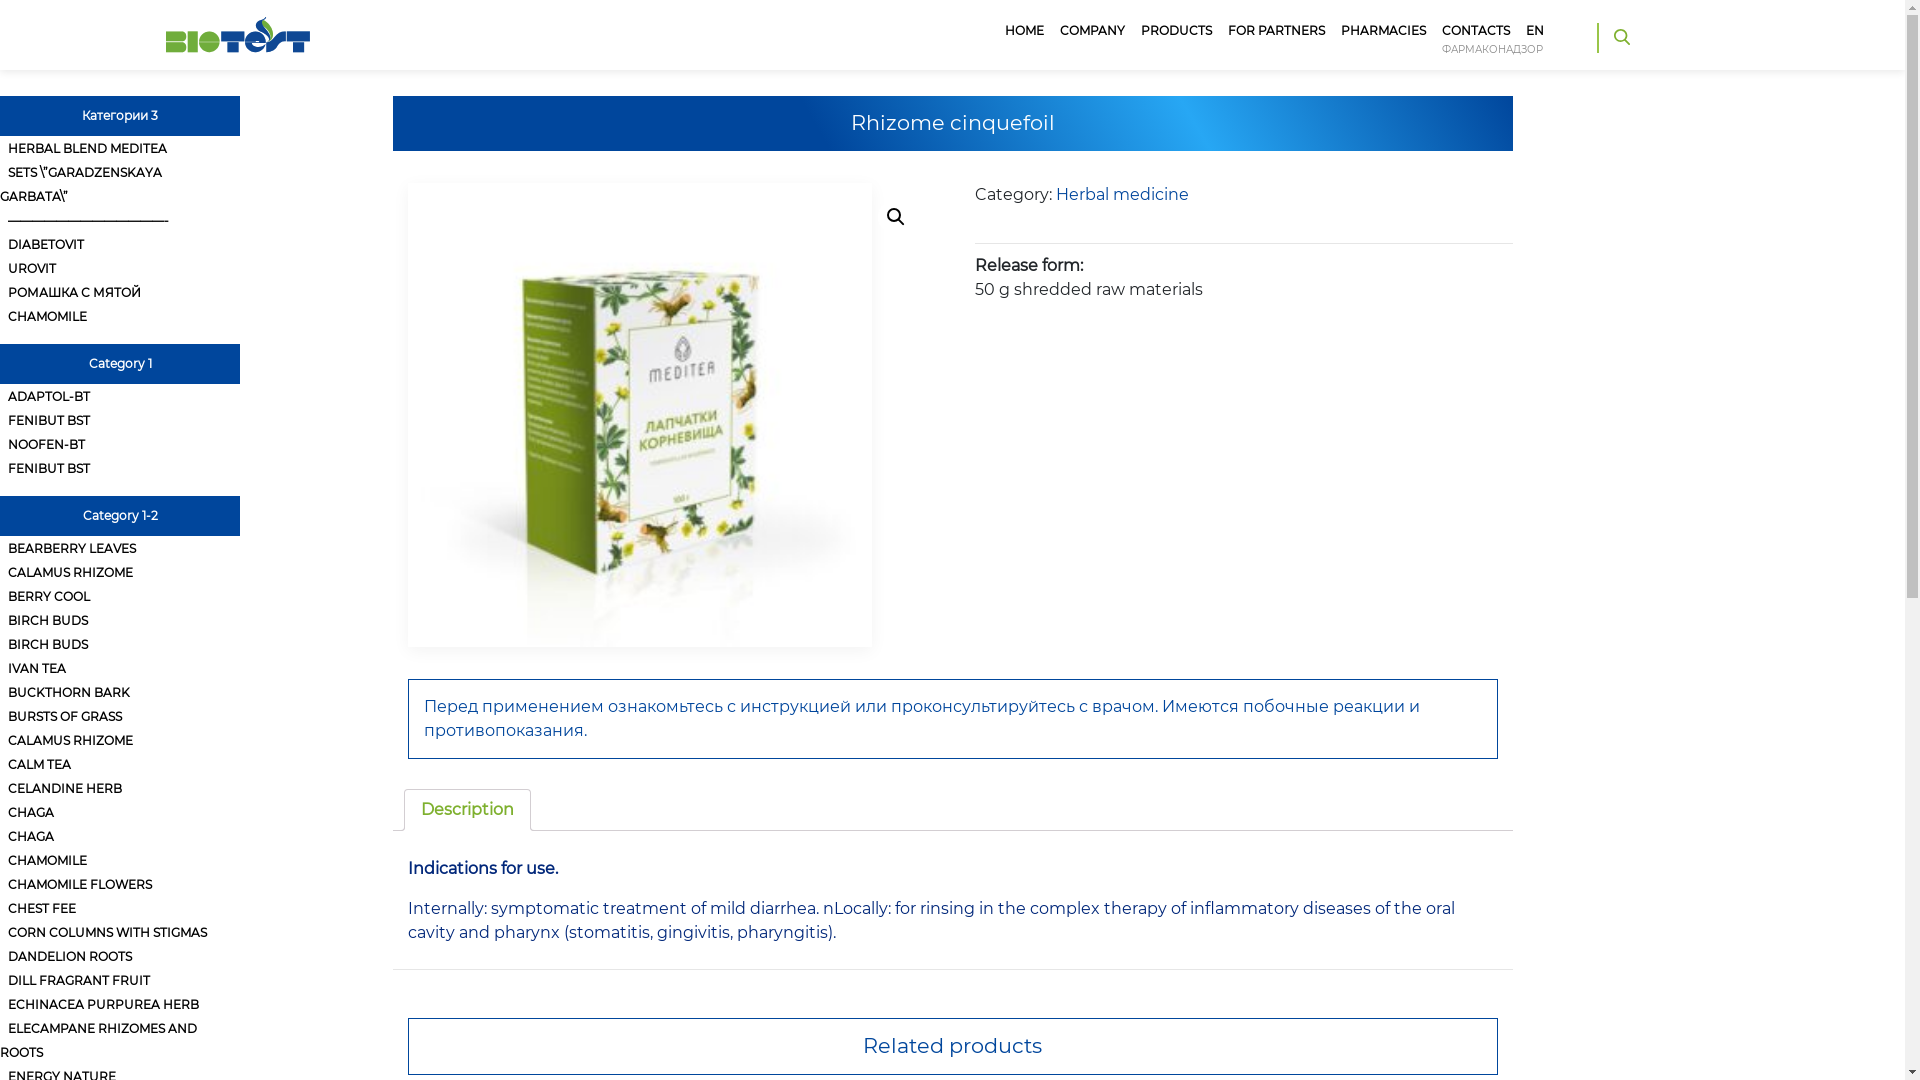 This screenshot has width=1920, height=1080. I want to click on 'PRODUCTS', so click(1176, 30).